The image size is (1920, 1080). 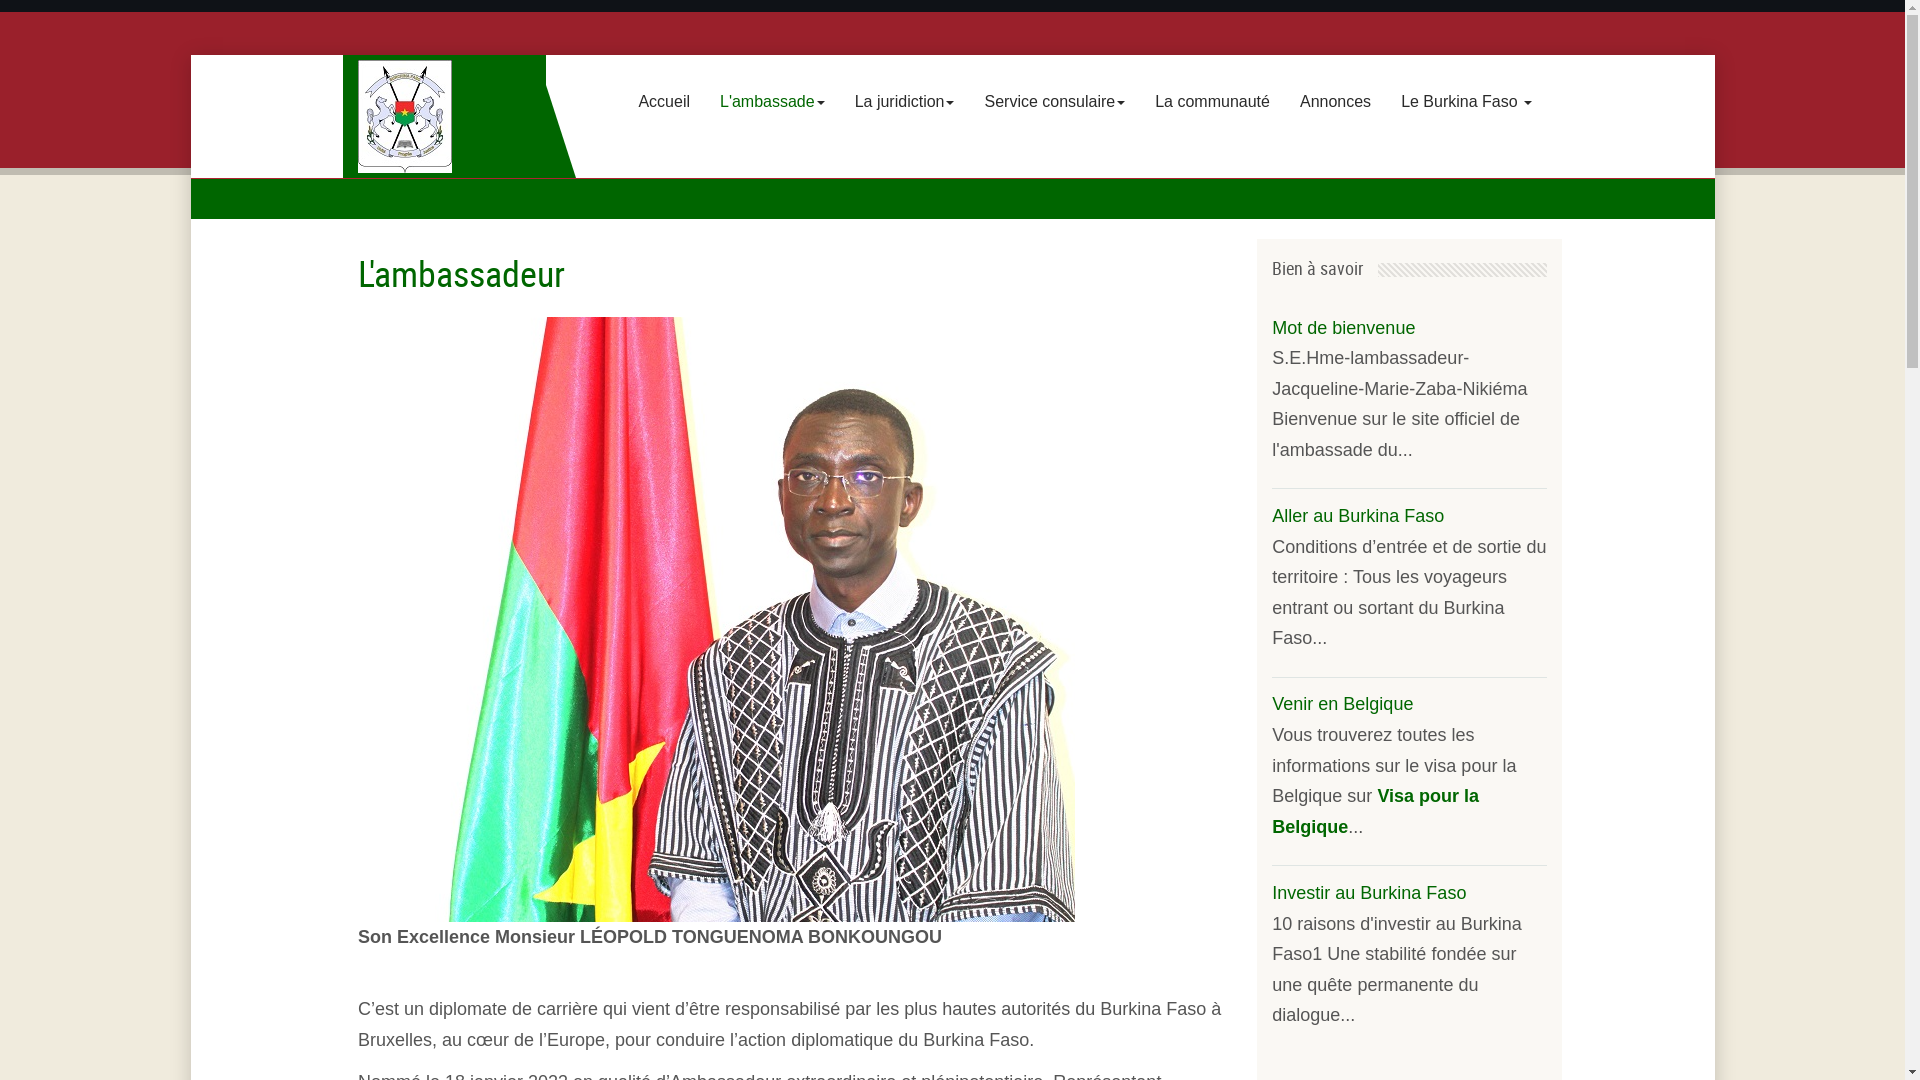 What do you see at coordinates (1342, 703) in the screenshot?
I see `'Venir en Belgique'` at bounding box center [1342, 703].